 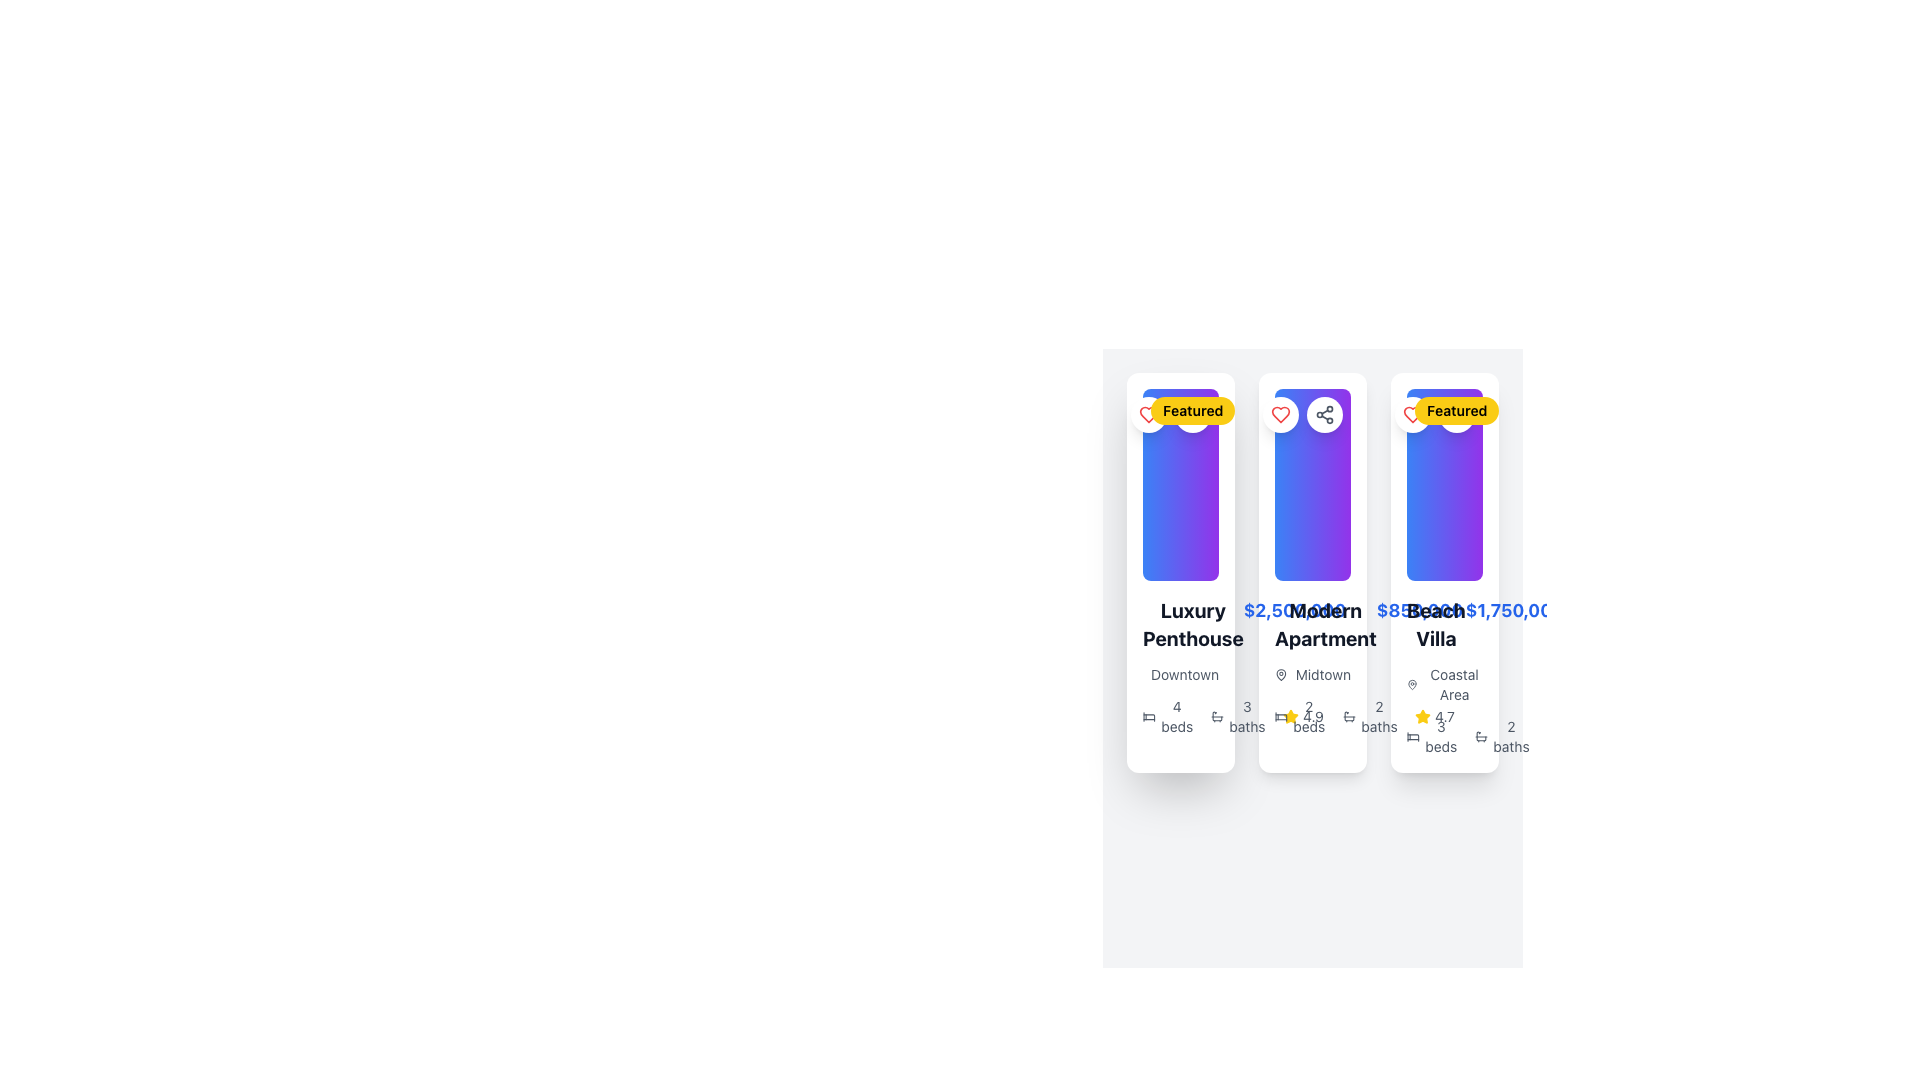 What do you see at coordinates (1291, 715) in the screenshot?
I see `the yellow star-shaped icon at the bottom section of the third property card from the left` at bounding box center [1291, 715].